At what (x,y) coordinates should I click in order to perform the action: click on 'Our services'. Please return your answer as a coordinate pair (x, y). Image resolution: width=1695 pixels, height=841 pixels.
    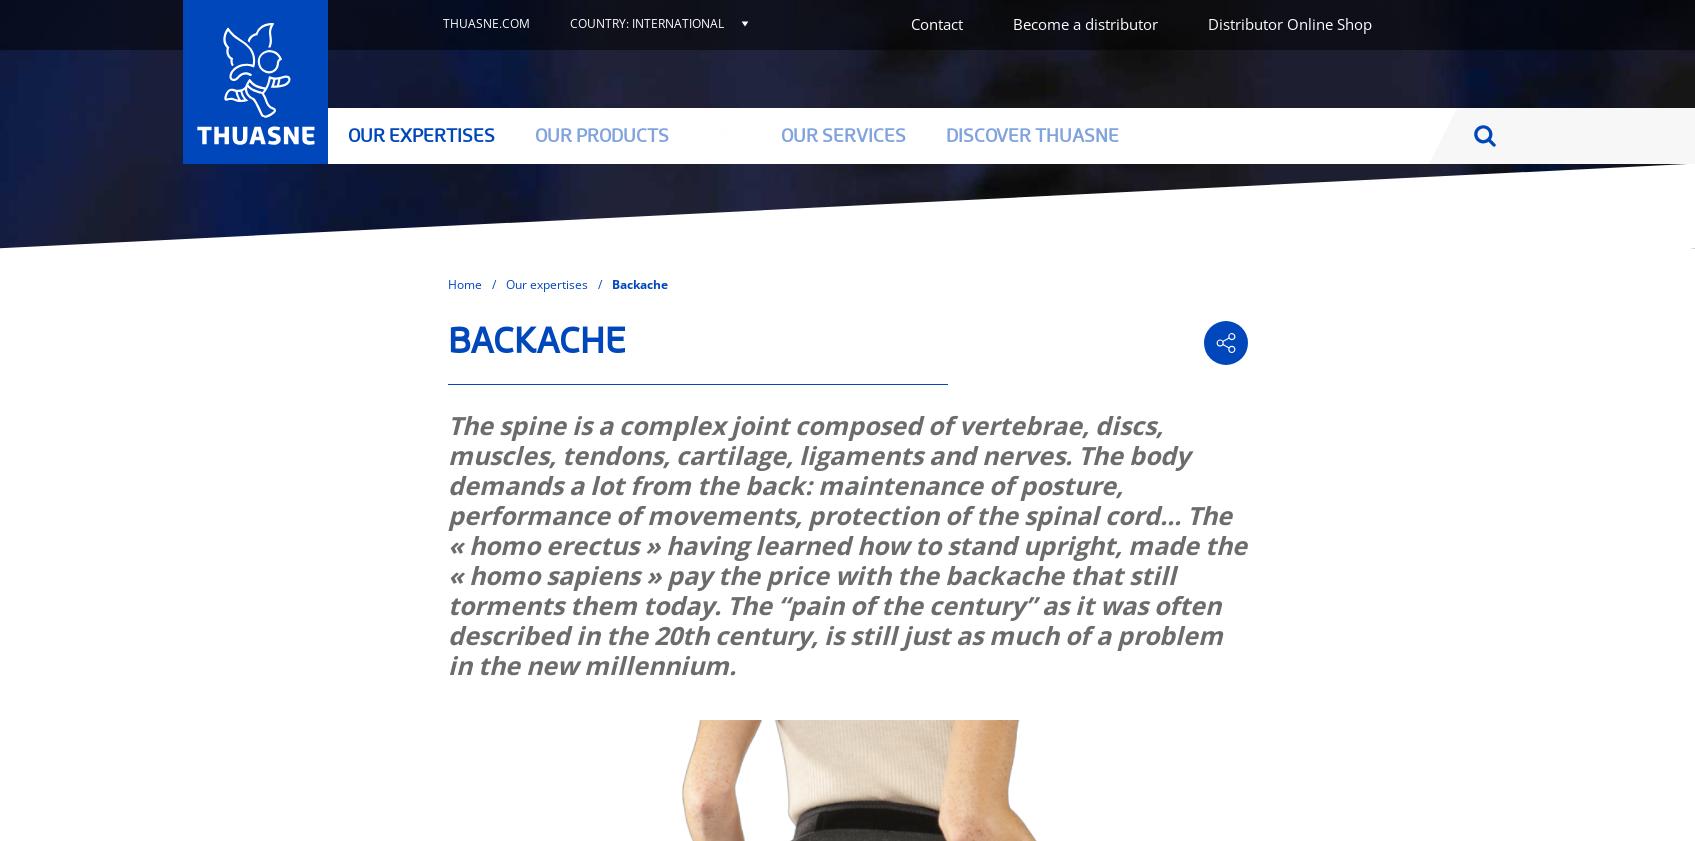
    Looking at the image, I should click on (779, 134).